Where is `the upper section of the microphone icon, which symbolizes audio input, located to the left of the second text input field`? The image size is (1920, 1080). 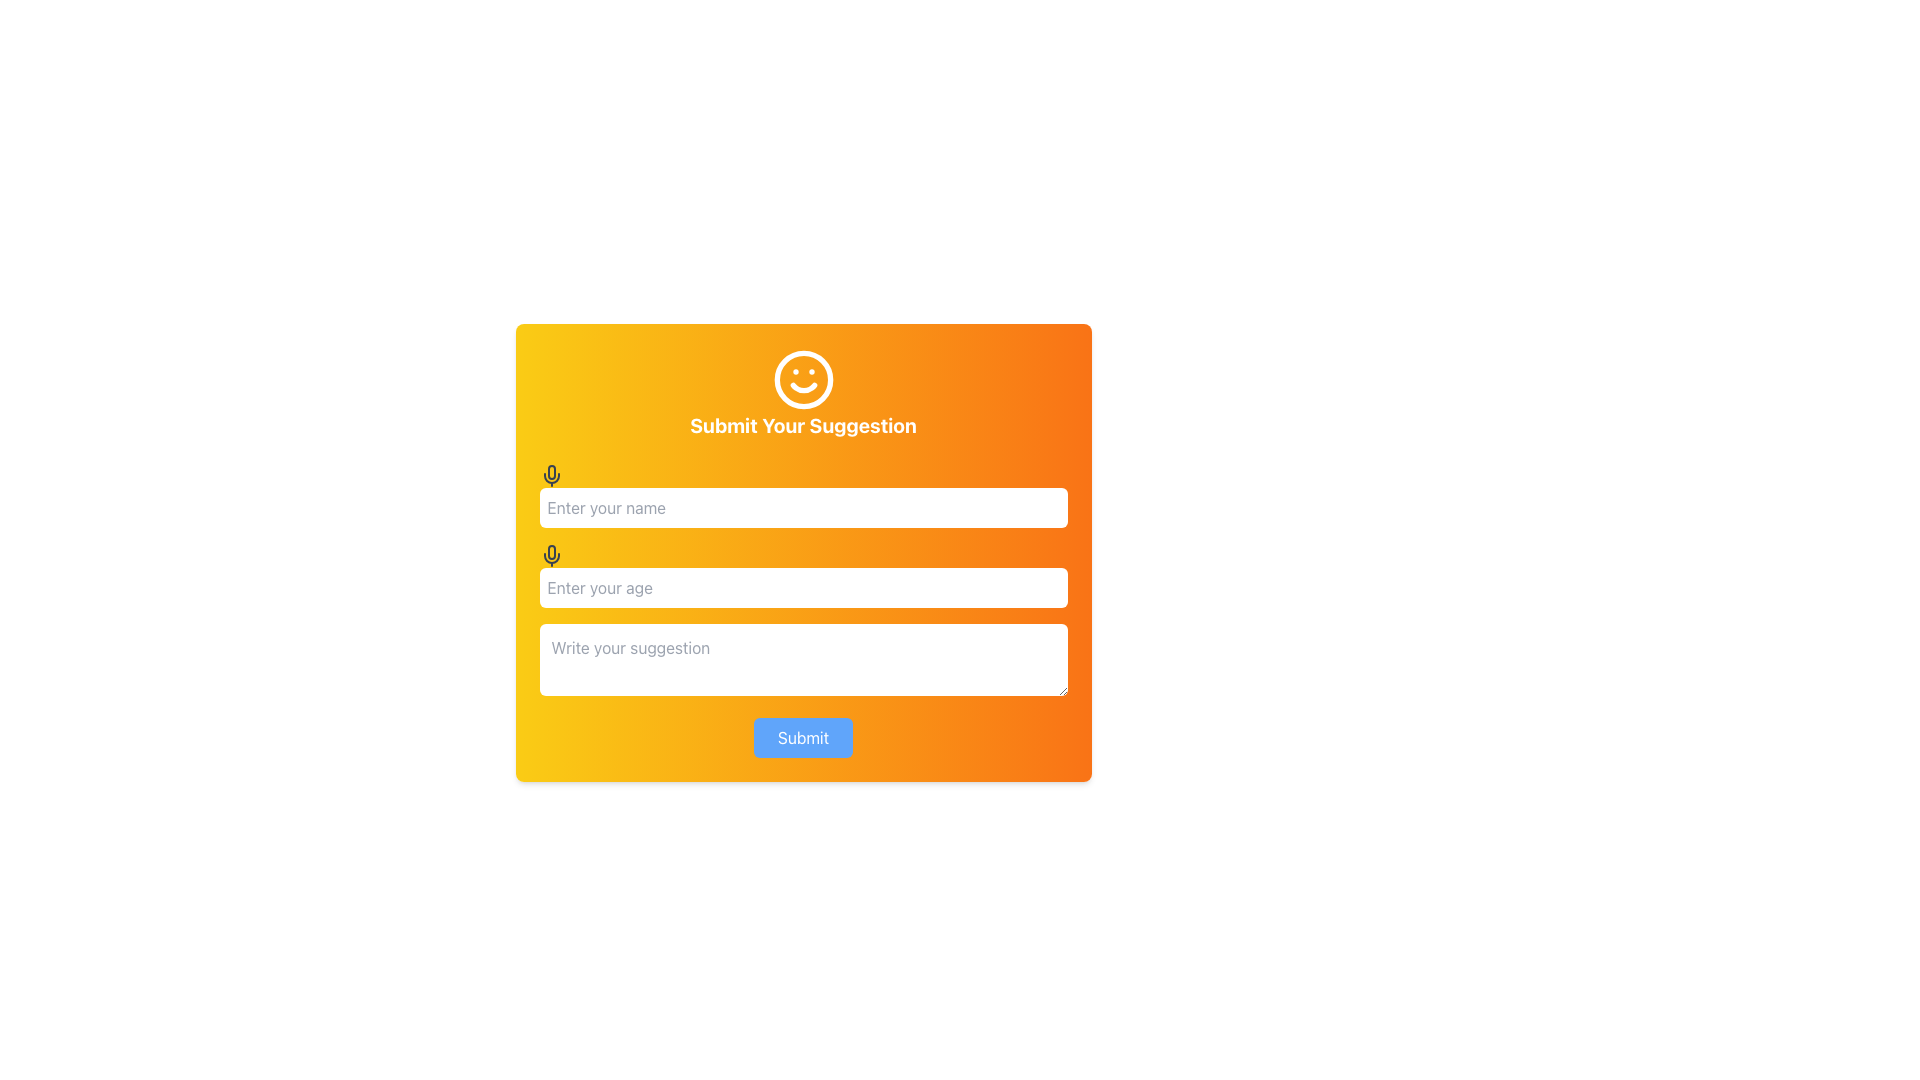
the upper section of the microphone icon, which symbolizes audio input, located to the left of the second text input field is located at coordinates (551, 472).